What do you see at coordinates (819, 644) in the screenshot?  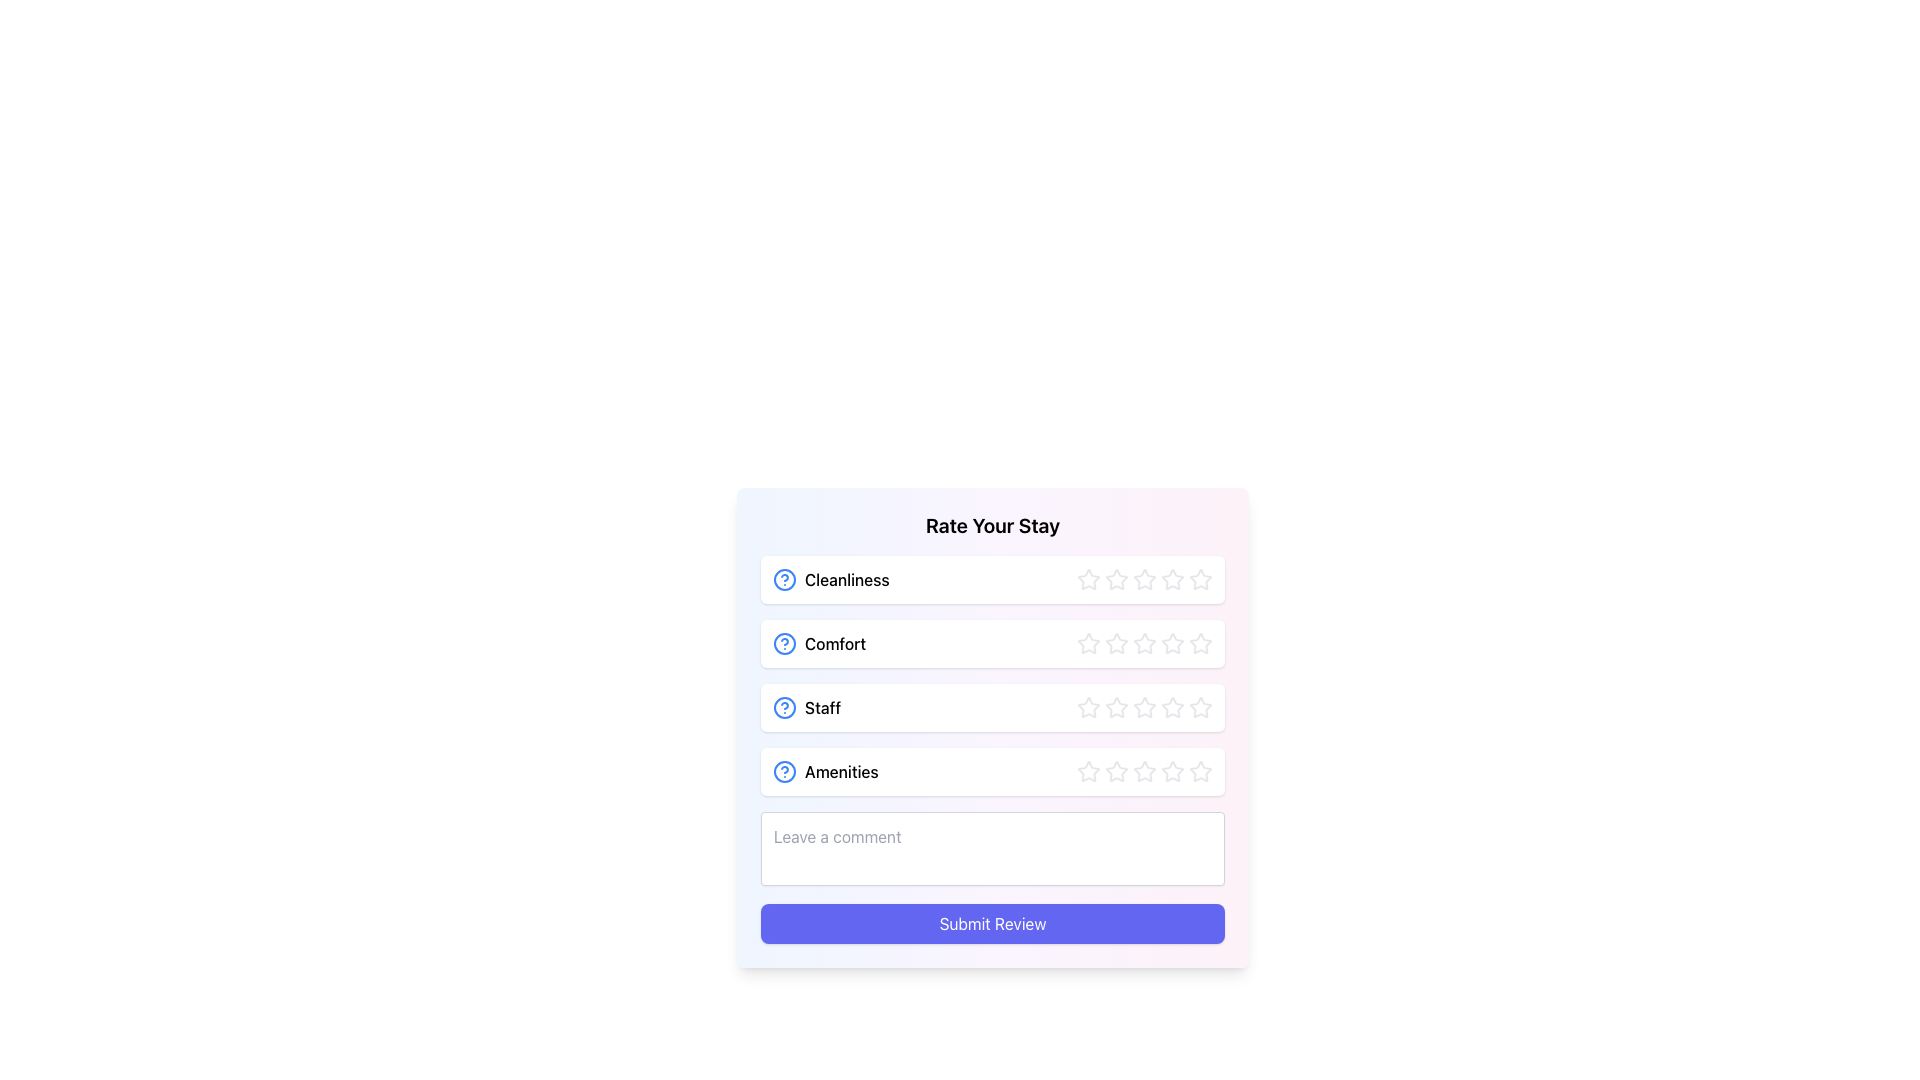 I see `the 'Comfort' label with the blue circular icon` at bounding box center [819, 644].